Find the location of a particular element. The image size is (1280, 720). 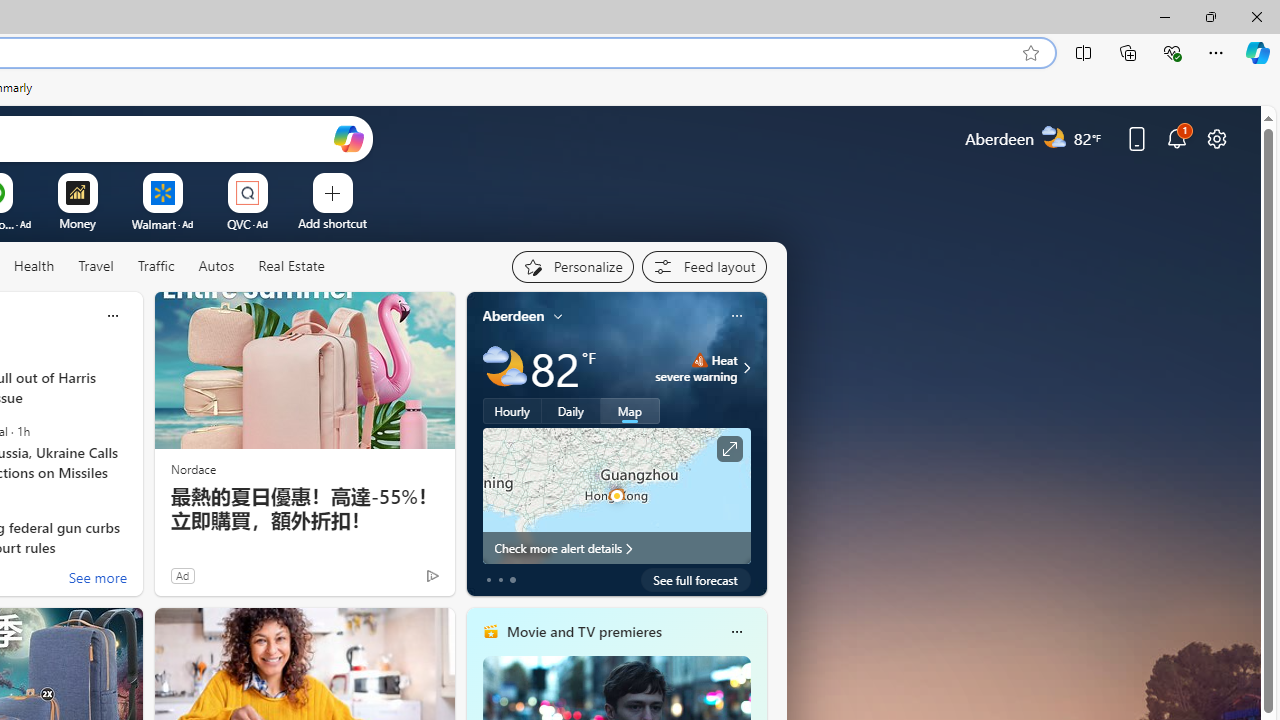

'tab-2' is located at coordinates (512, 579).